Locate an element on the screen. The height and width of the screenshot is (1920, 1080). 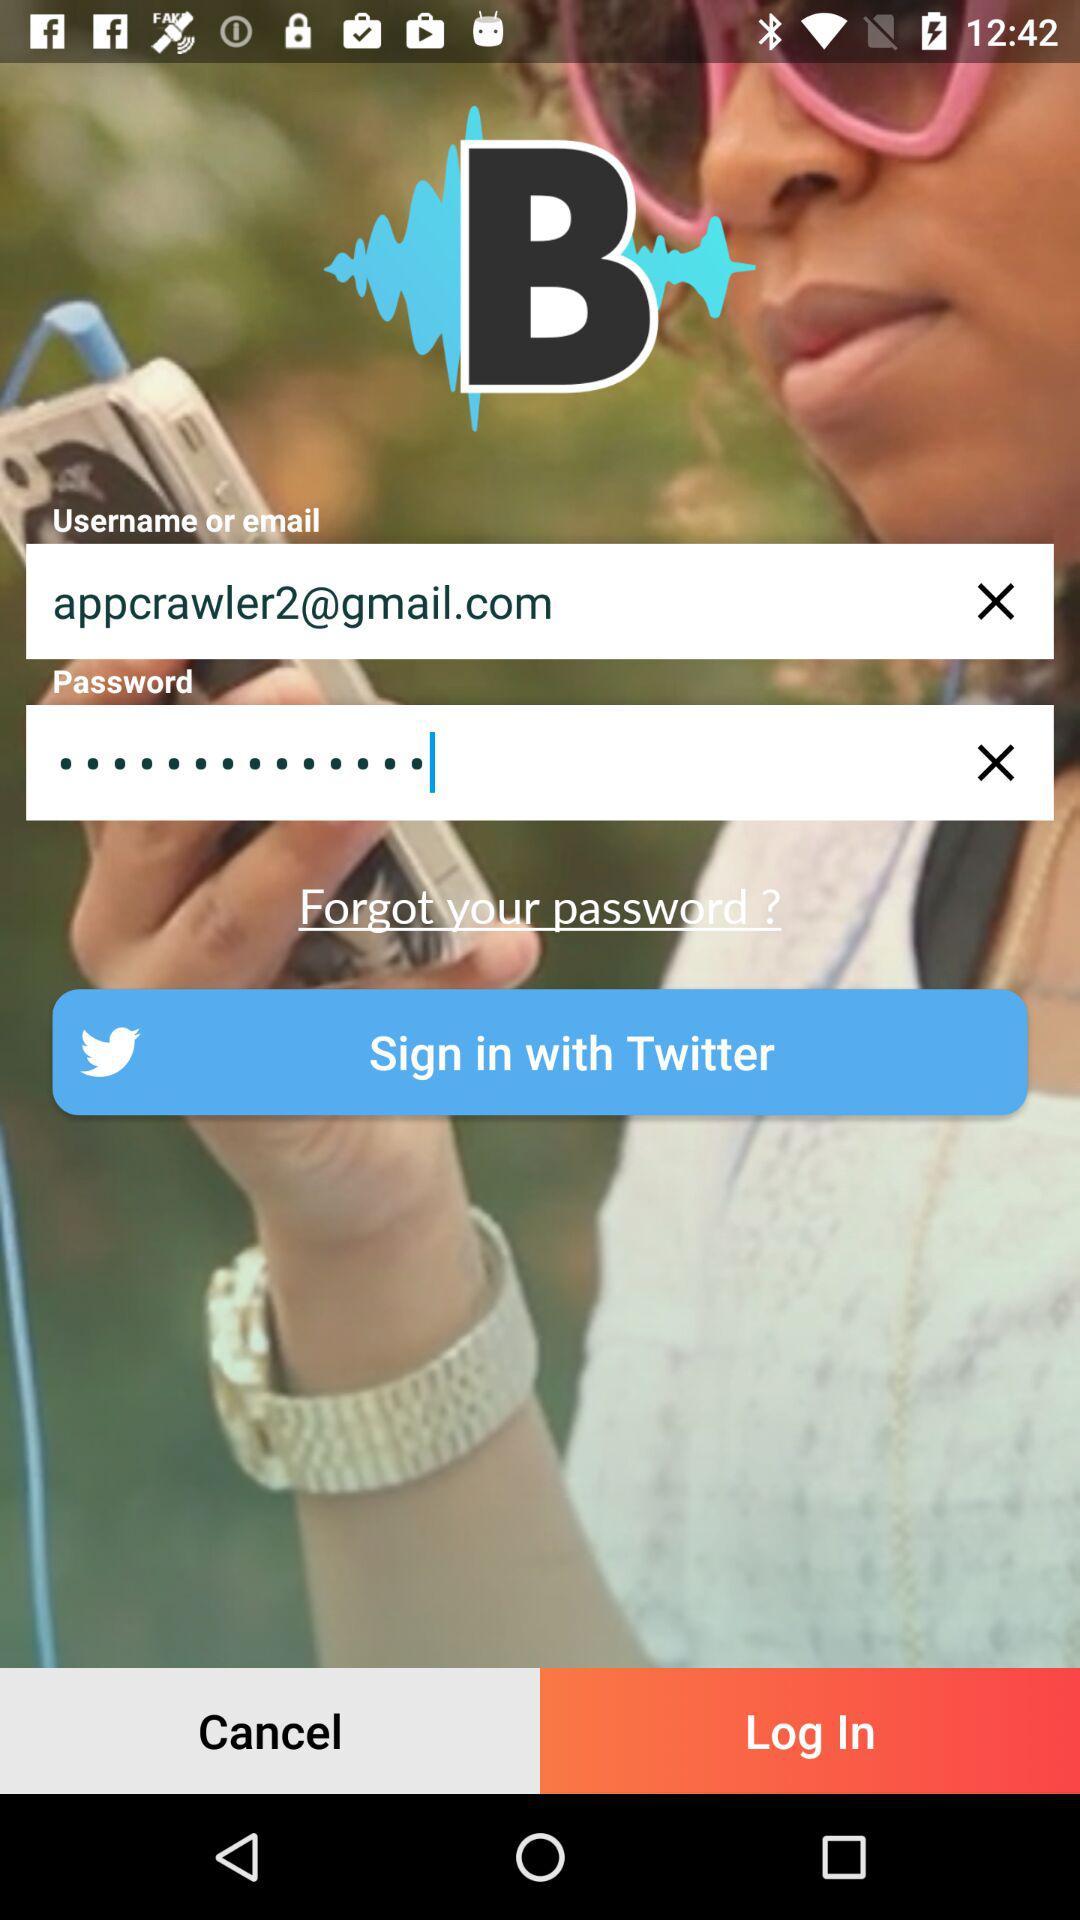
icon at the bottom right corner is located at coordinates (810, 1730).